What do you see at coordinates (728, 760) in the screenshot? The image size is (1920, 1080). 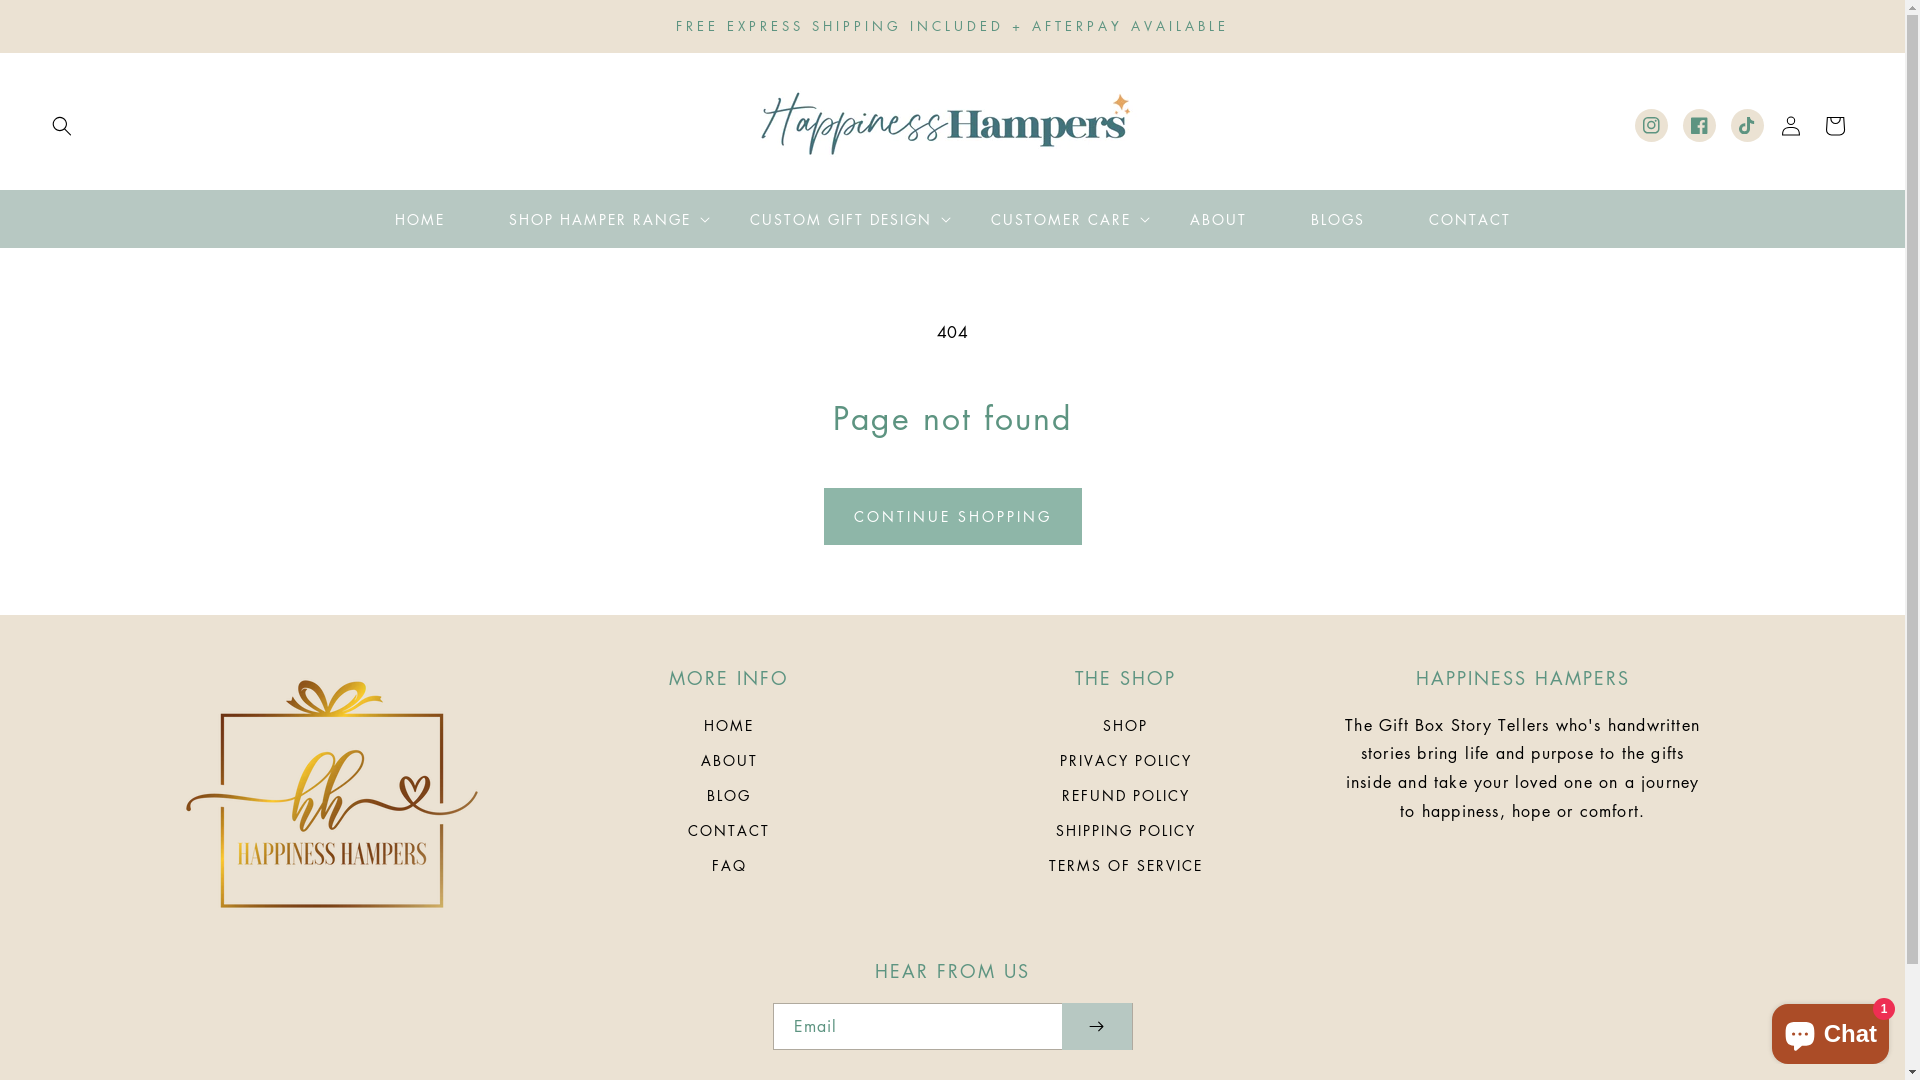 I see `'ABOUT'` at bounding box center [728, 760].